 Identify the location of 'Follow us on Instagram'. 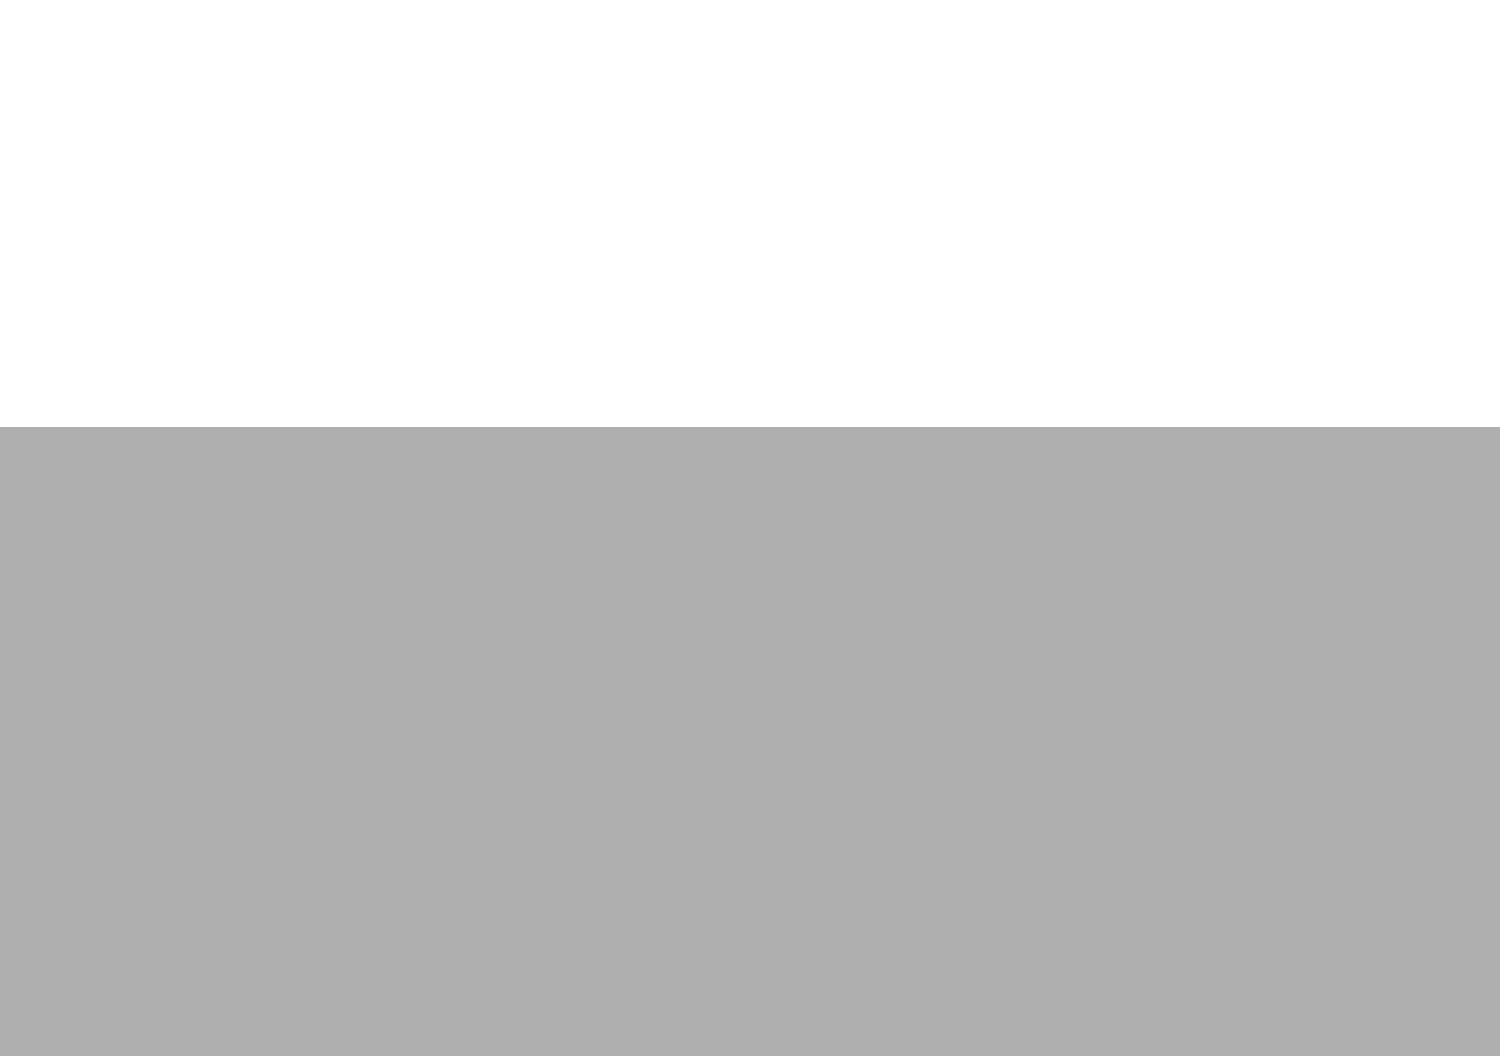
(765, 644).